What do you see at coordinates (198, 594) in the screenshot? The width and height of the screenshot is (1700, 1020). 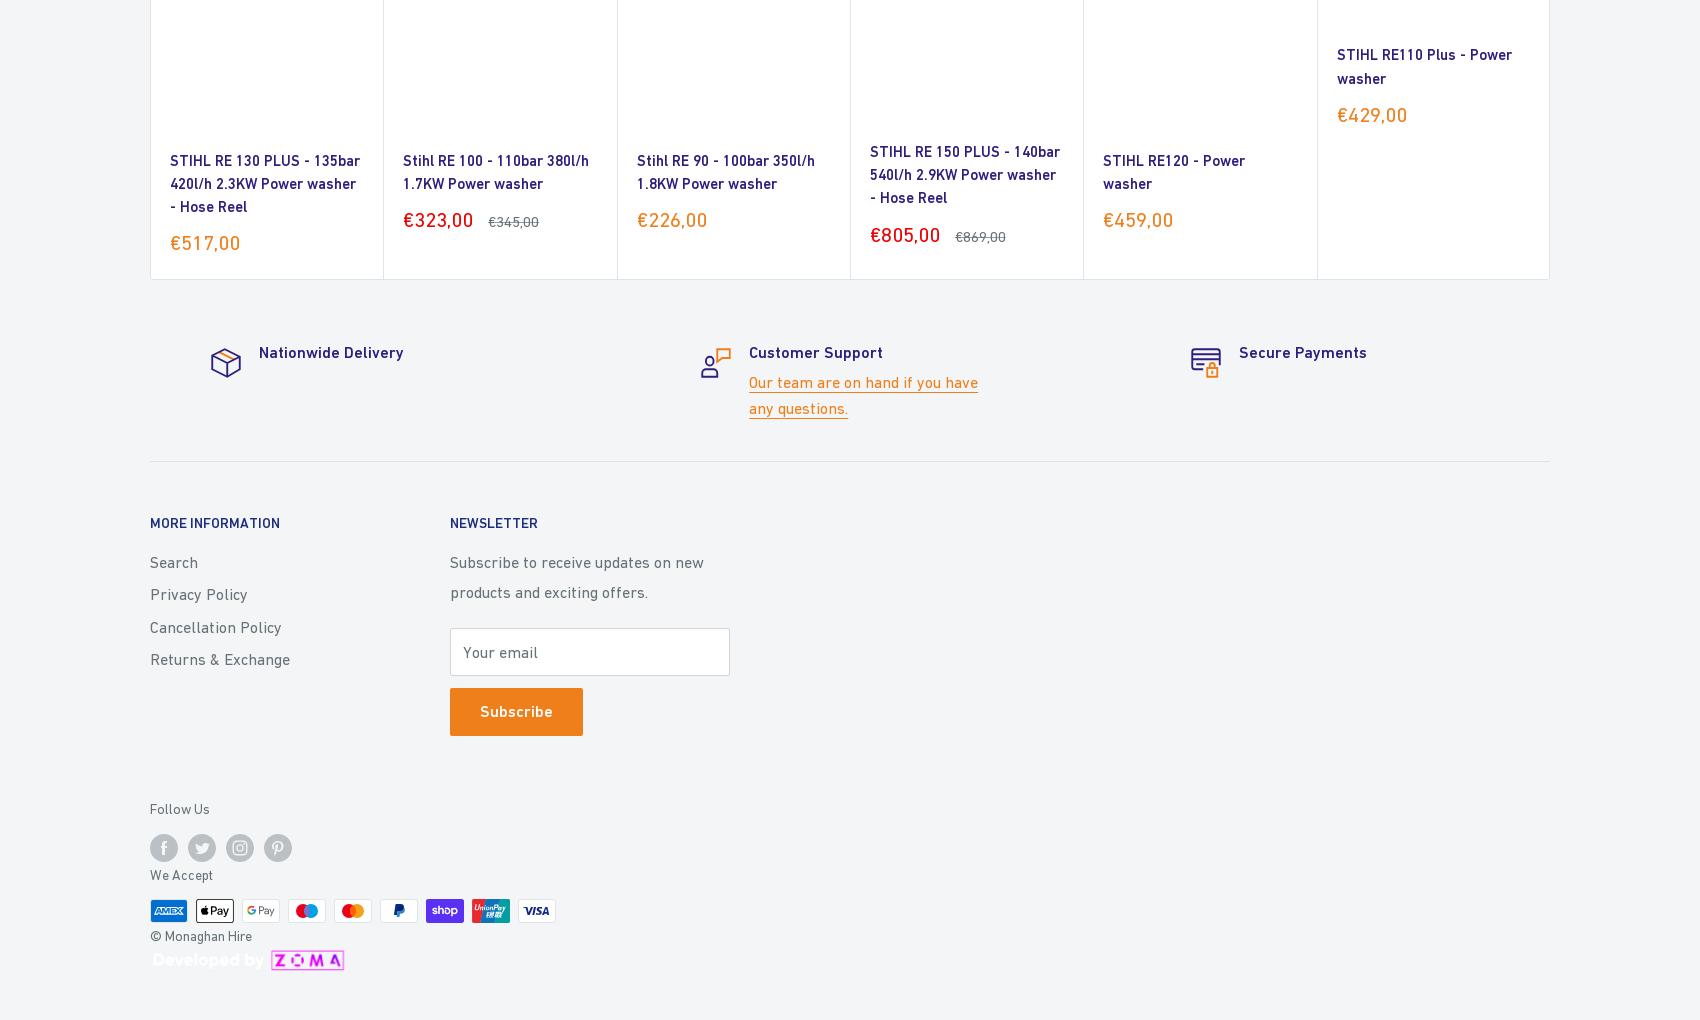 I see `'Privacy Policy'` at bounding box center [198, 594].